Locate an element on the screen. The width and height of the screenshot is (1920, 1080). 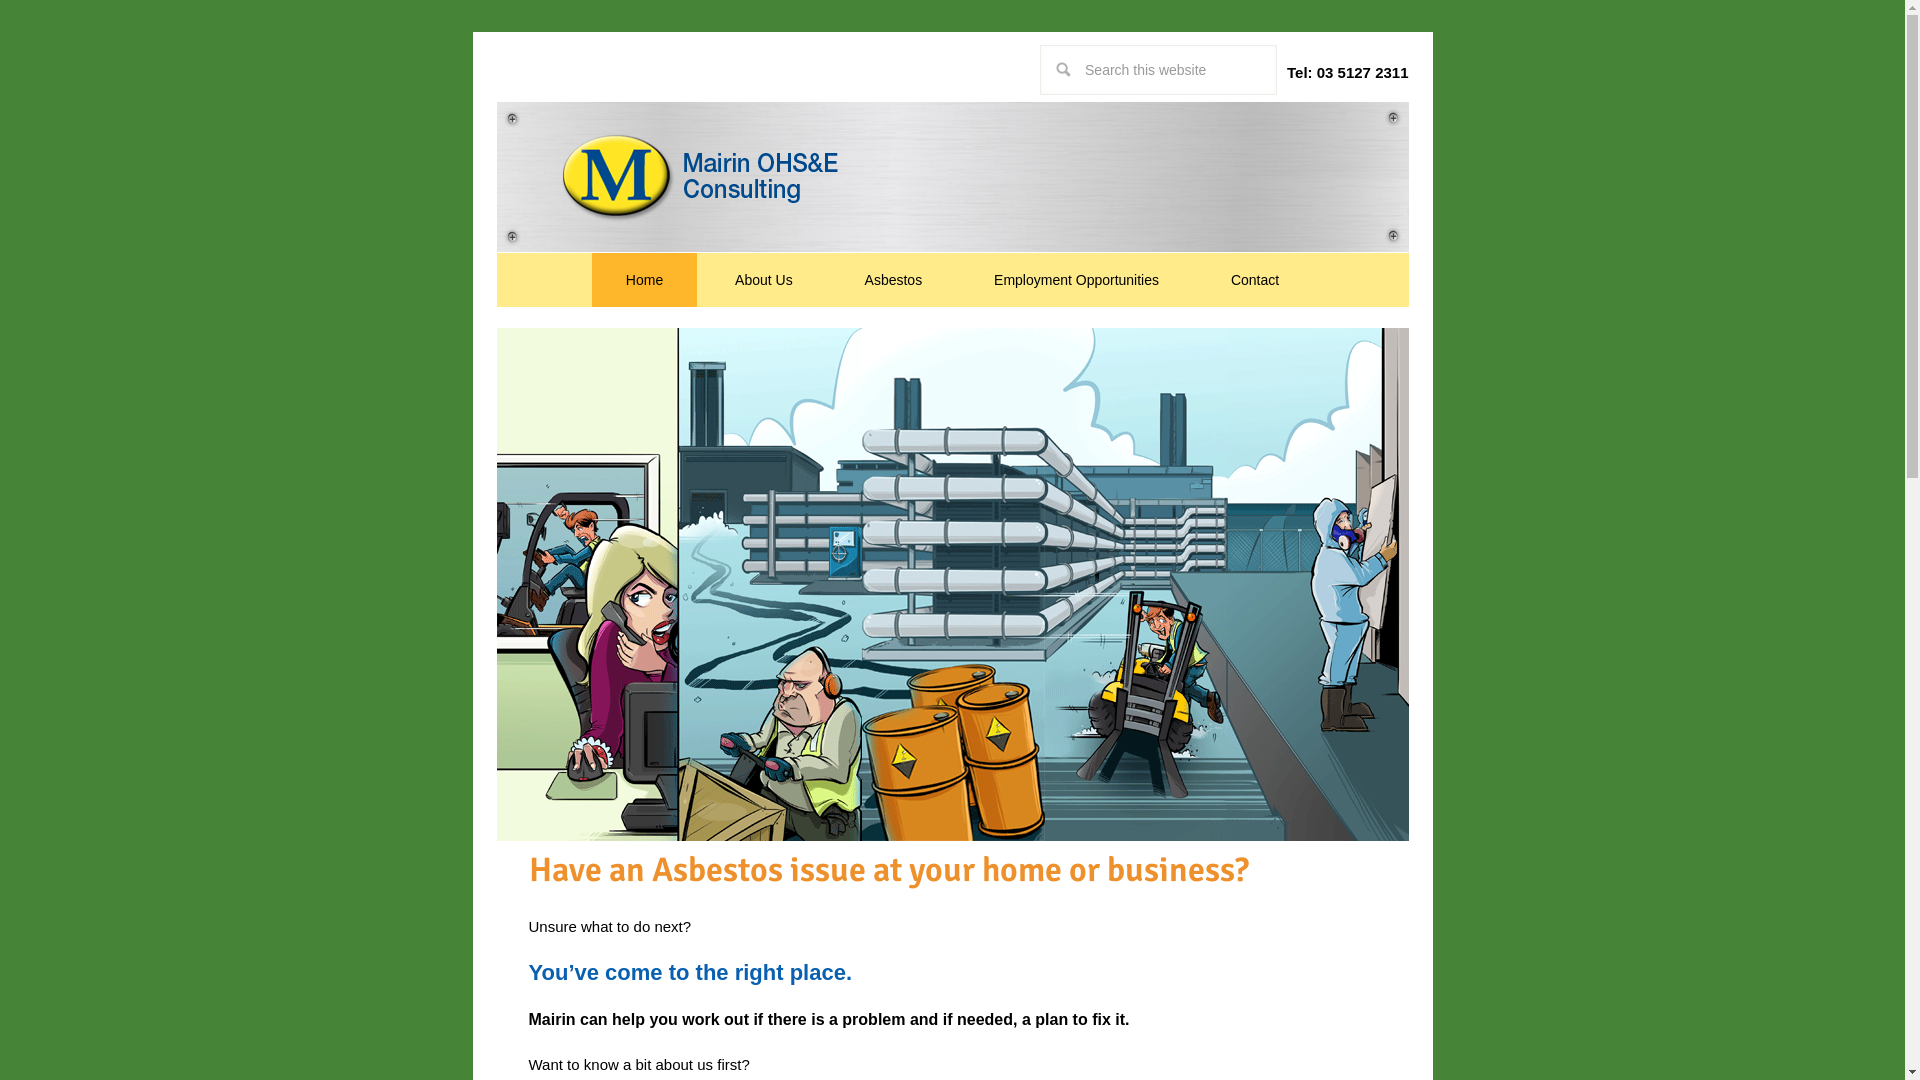
'Contact' is located at coordinates (1253, 280).